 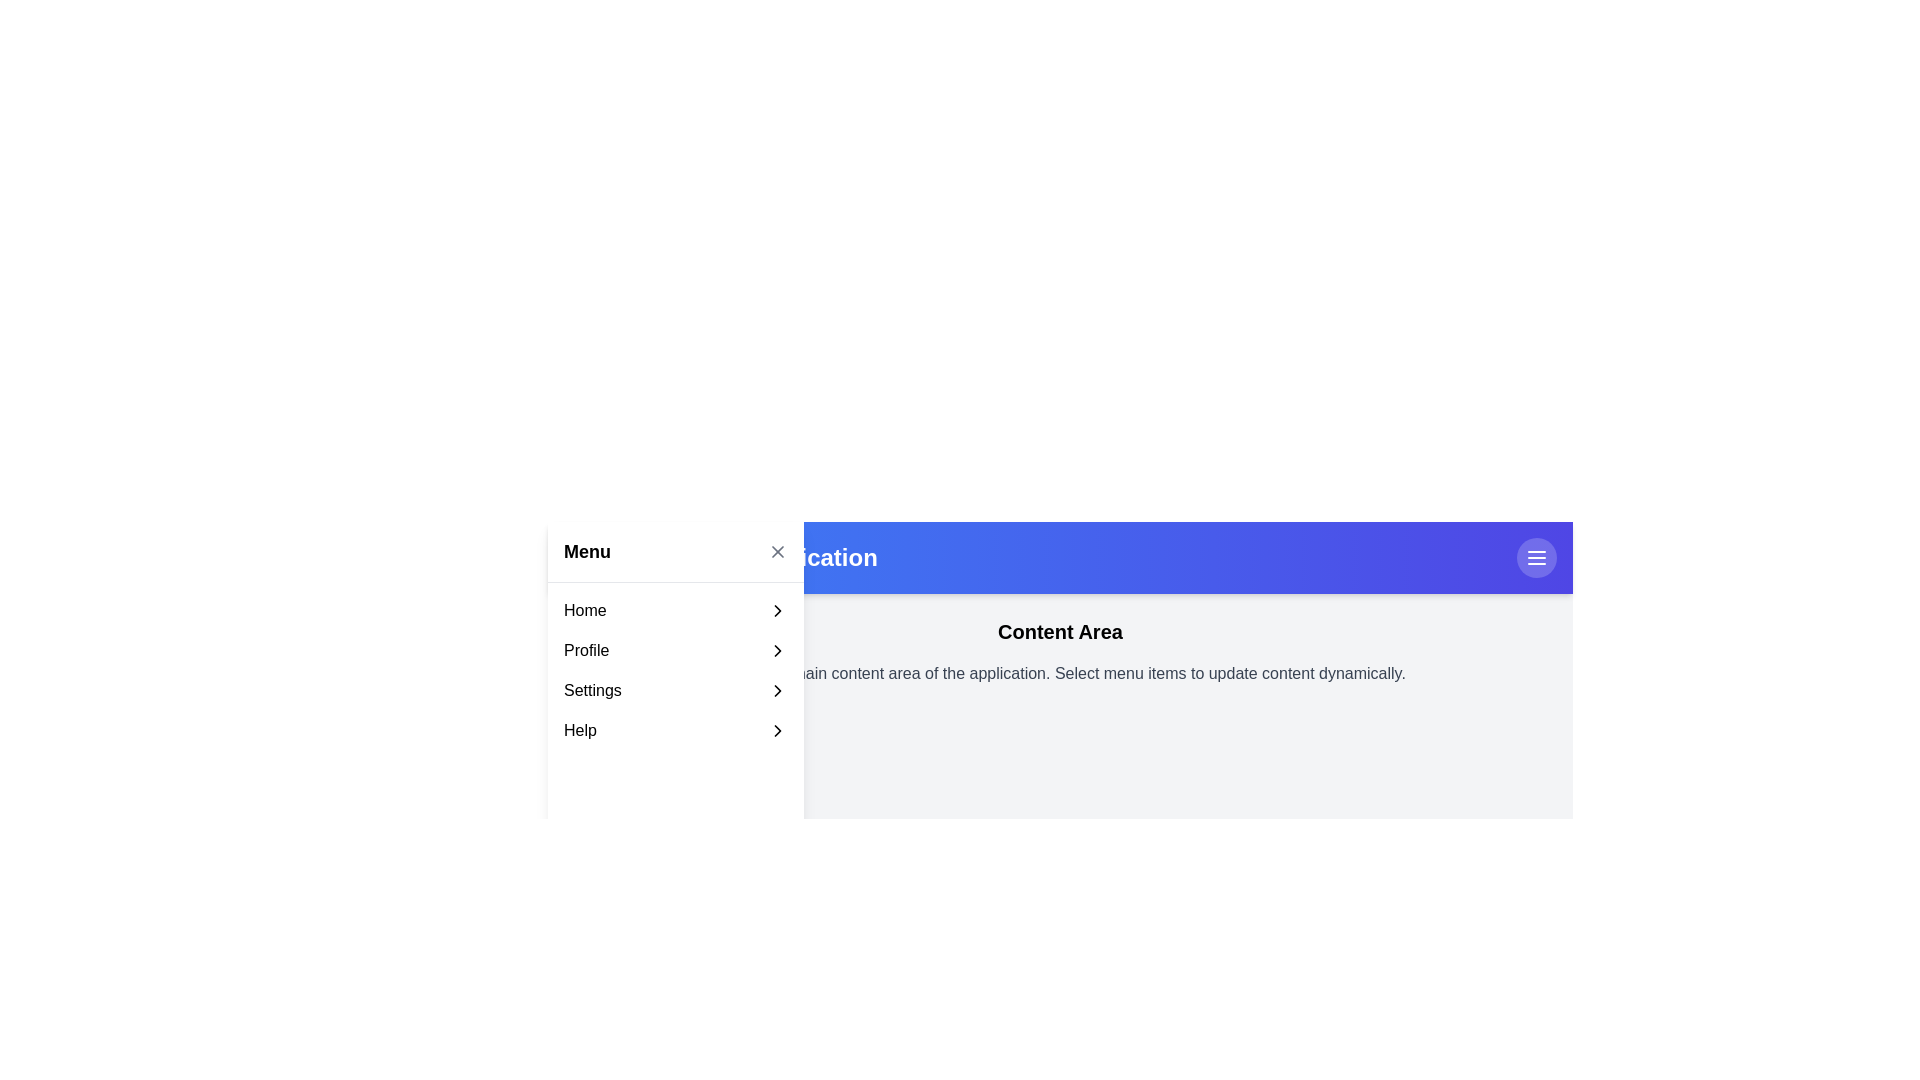 I want to click on the rightward-pointing chevron icon within the 'Profile' interactive row of the vertical menu, so click(x=776, y=651).